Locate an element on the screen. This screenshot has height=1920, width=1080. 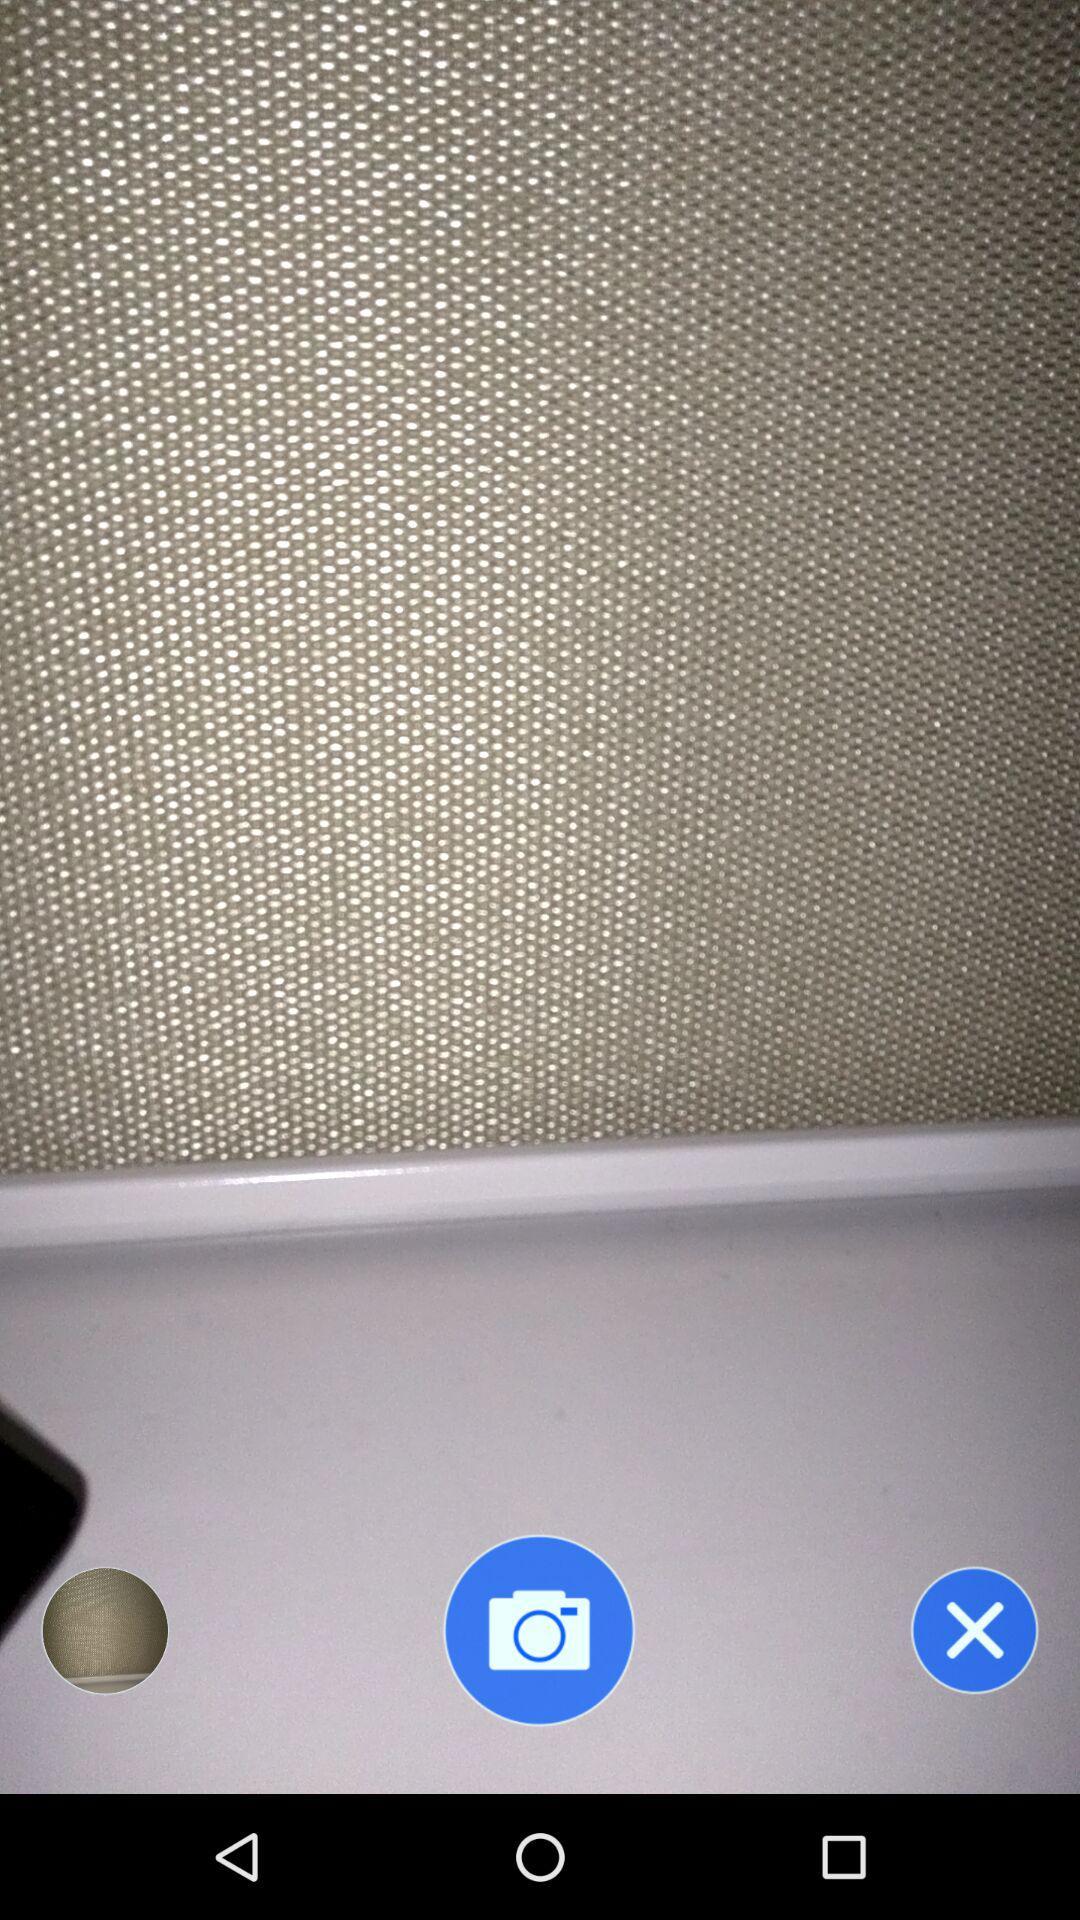
close is located at coordinates (973, 1630).